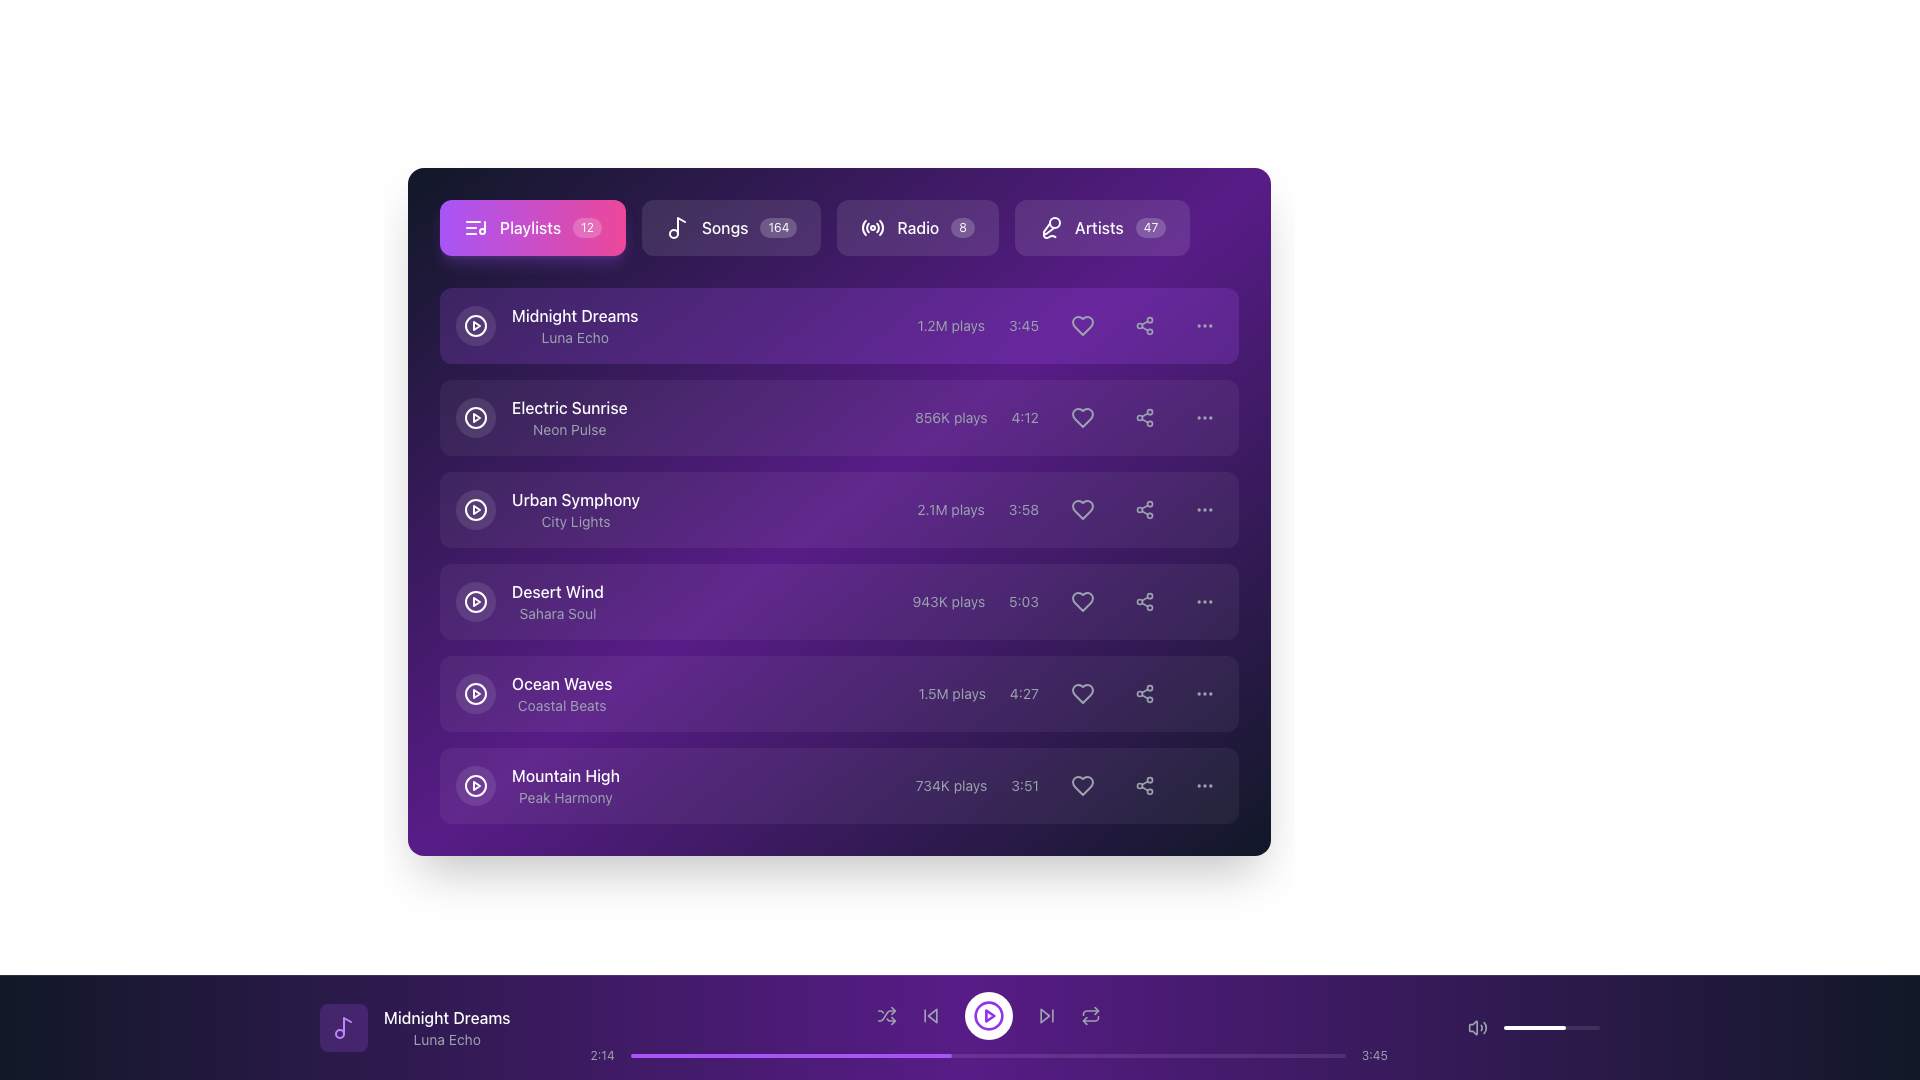  What do you see at coordinates (873, 1055) in the screenshot?
I see `playback time` at bounding box center [873, 1055].